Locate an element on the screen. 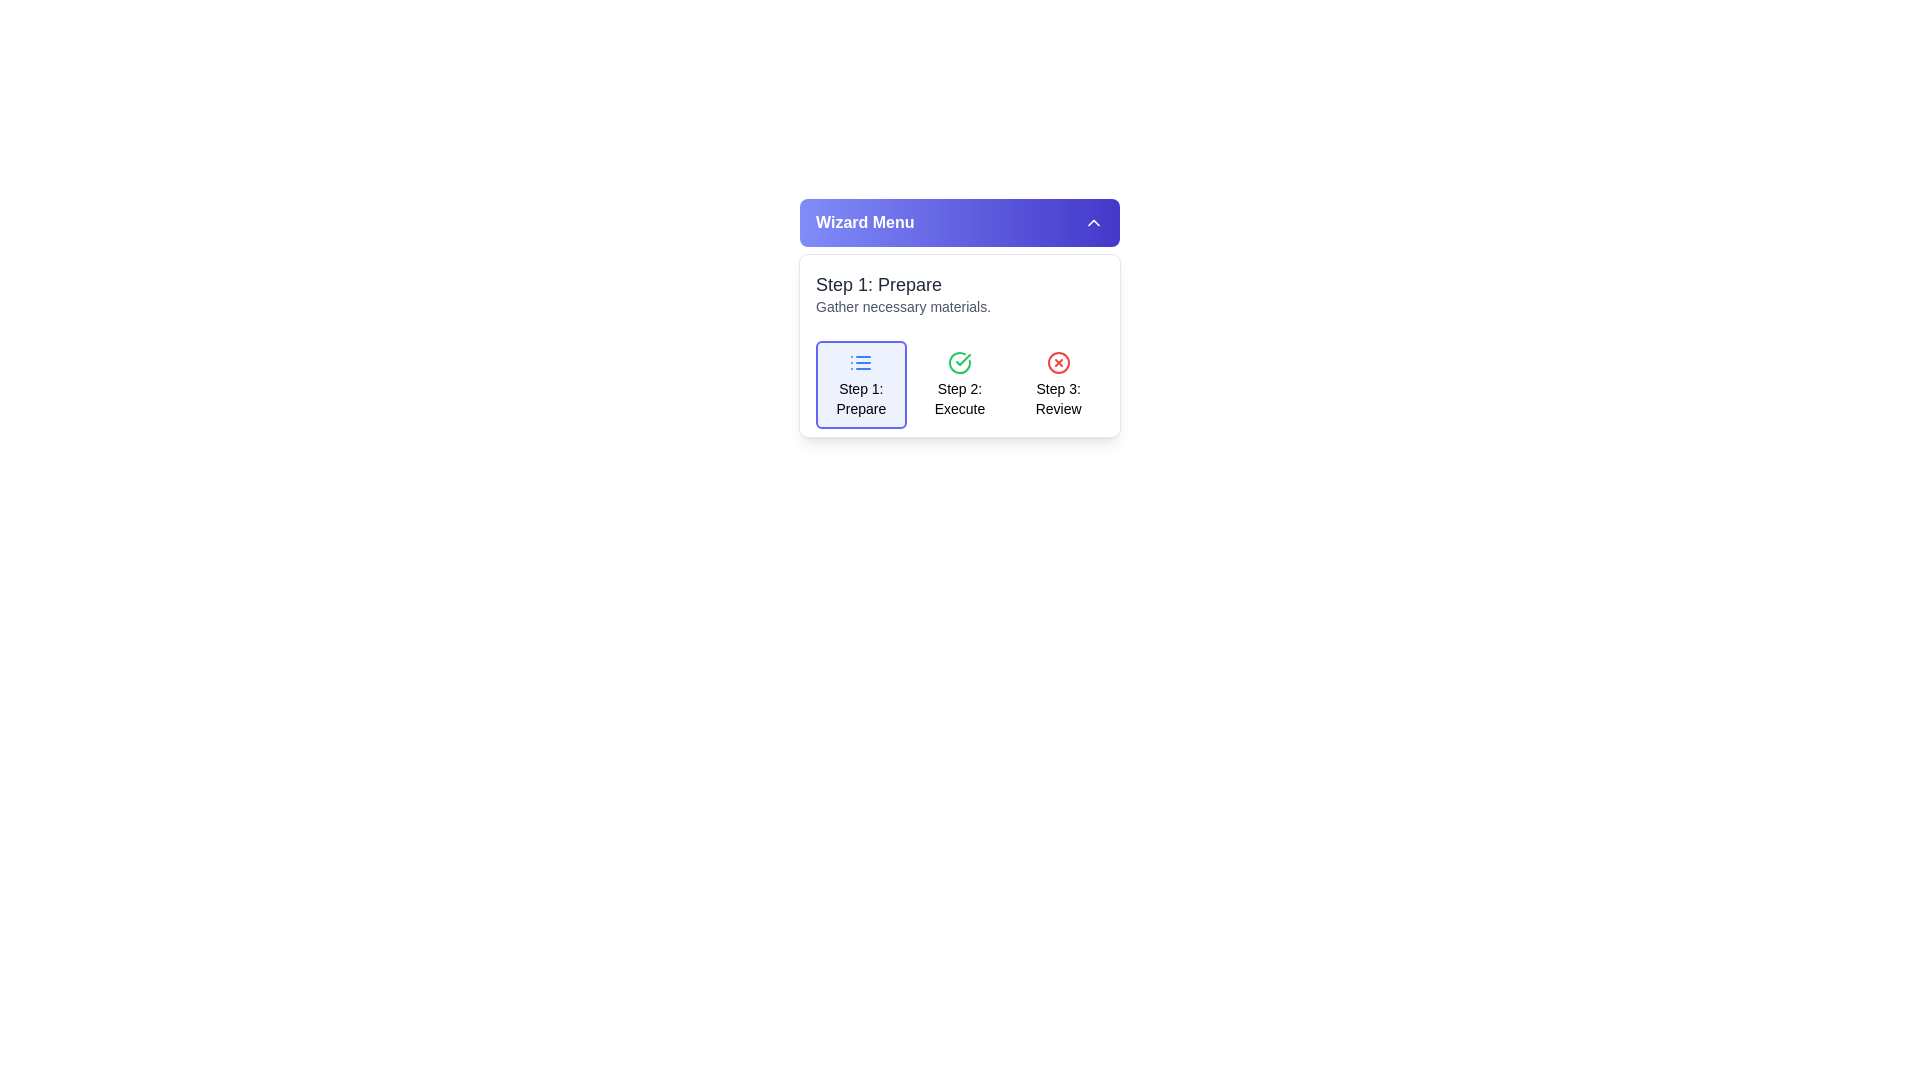 This screenshot has width=1920, height=1080. the circular green checkmark button labeled 'Step 2: Execute' is located at coordinates (960, 384).